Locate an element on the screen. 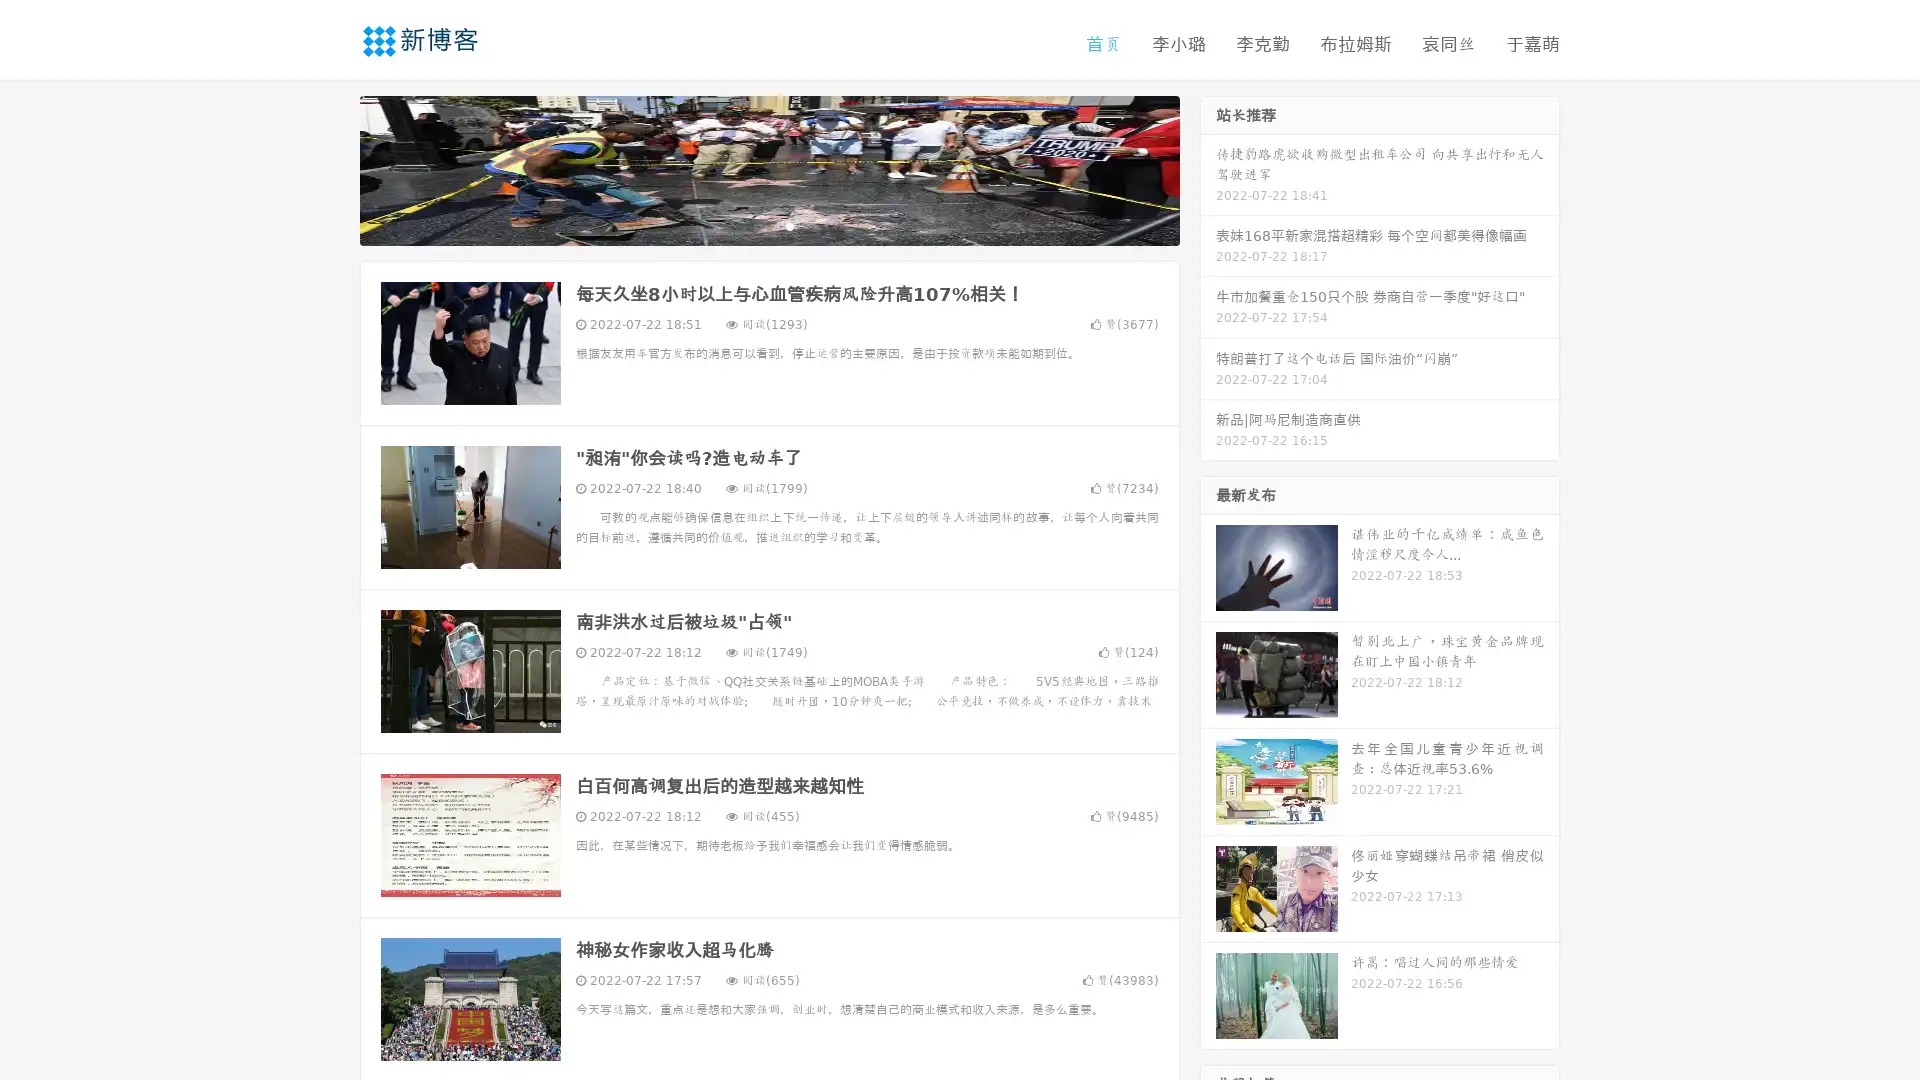 The image size is (1920, 1080). Previous slide is located at coordinates (330, 168).